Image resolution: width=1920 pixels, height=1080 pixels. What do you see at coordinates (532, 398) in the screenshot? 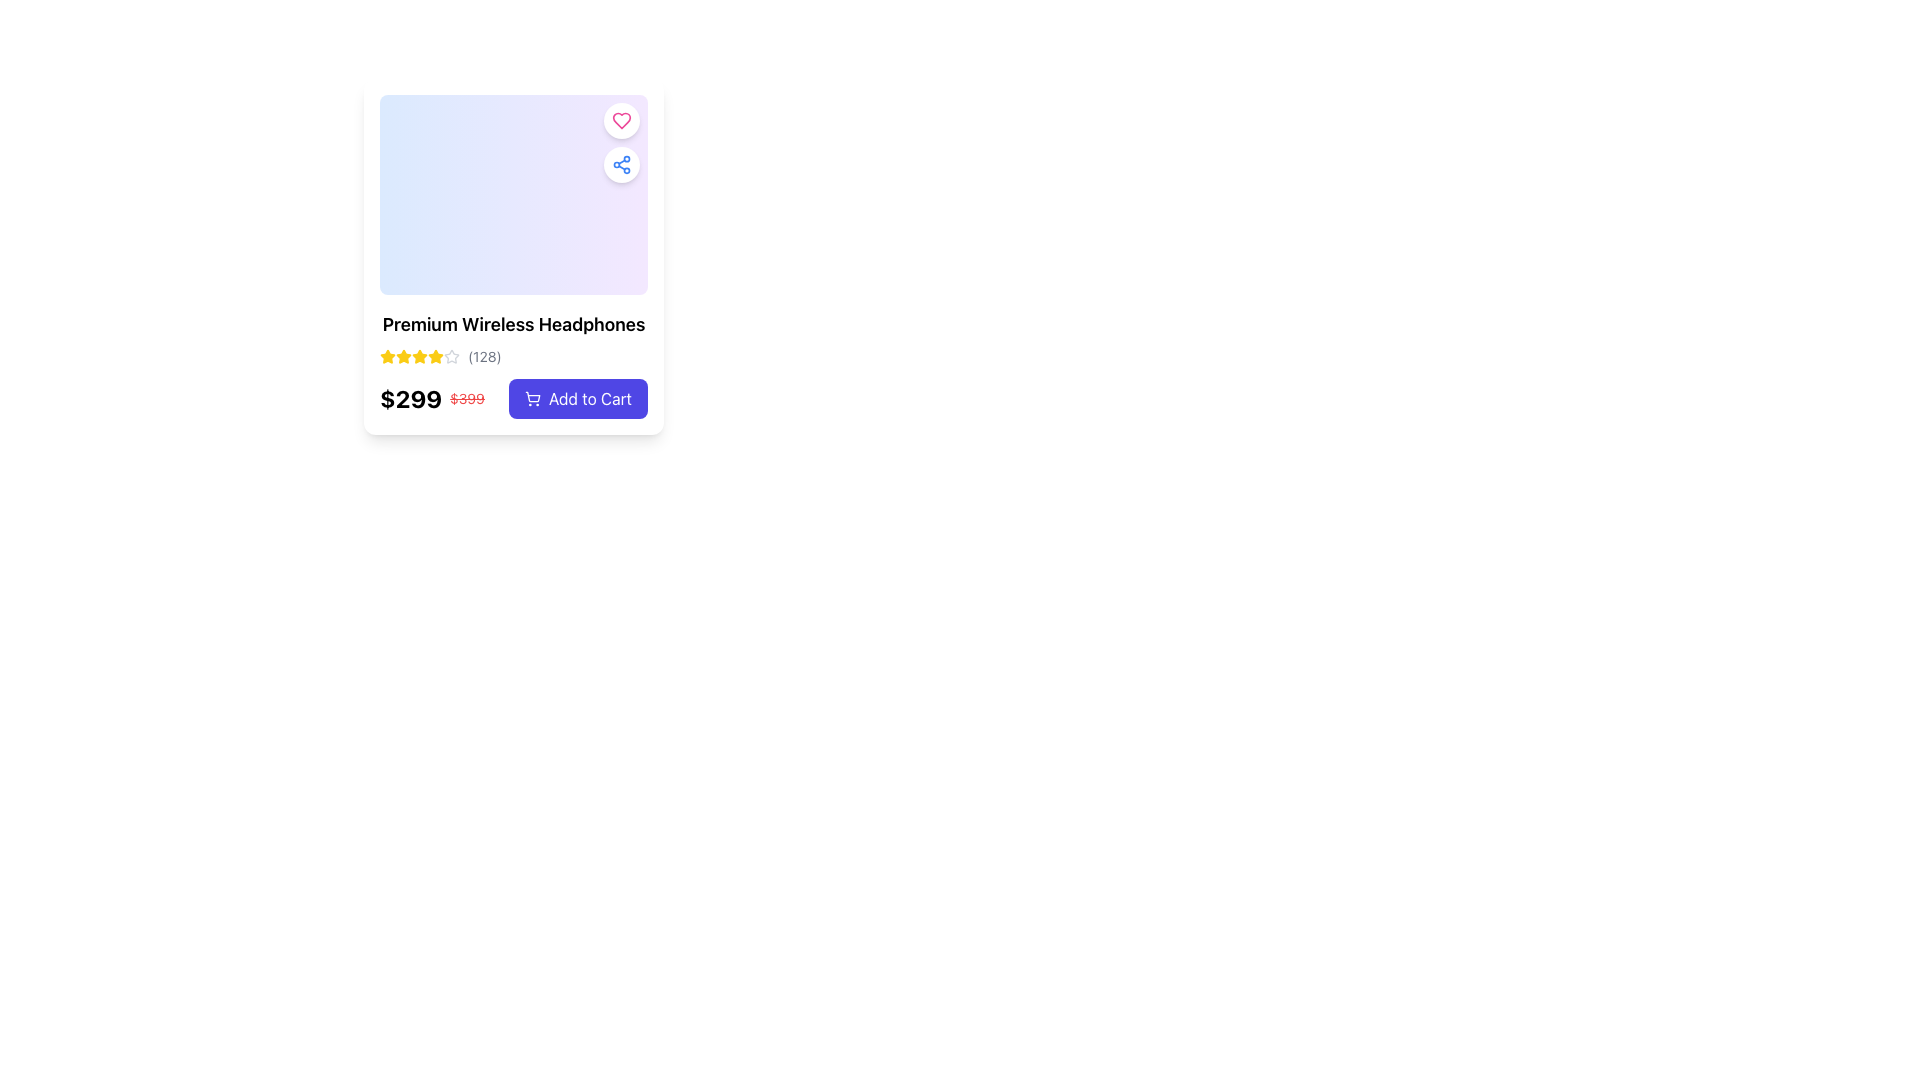
I see `the shopping cart icon inside the 'Add to Cart' button located at the bottom-right corner of the product card` at bounding box center [532, 398].